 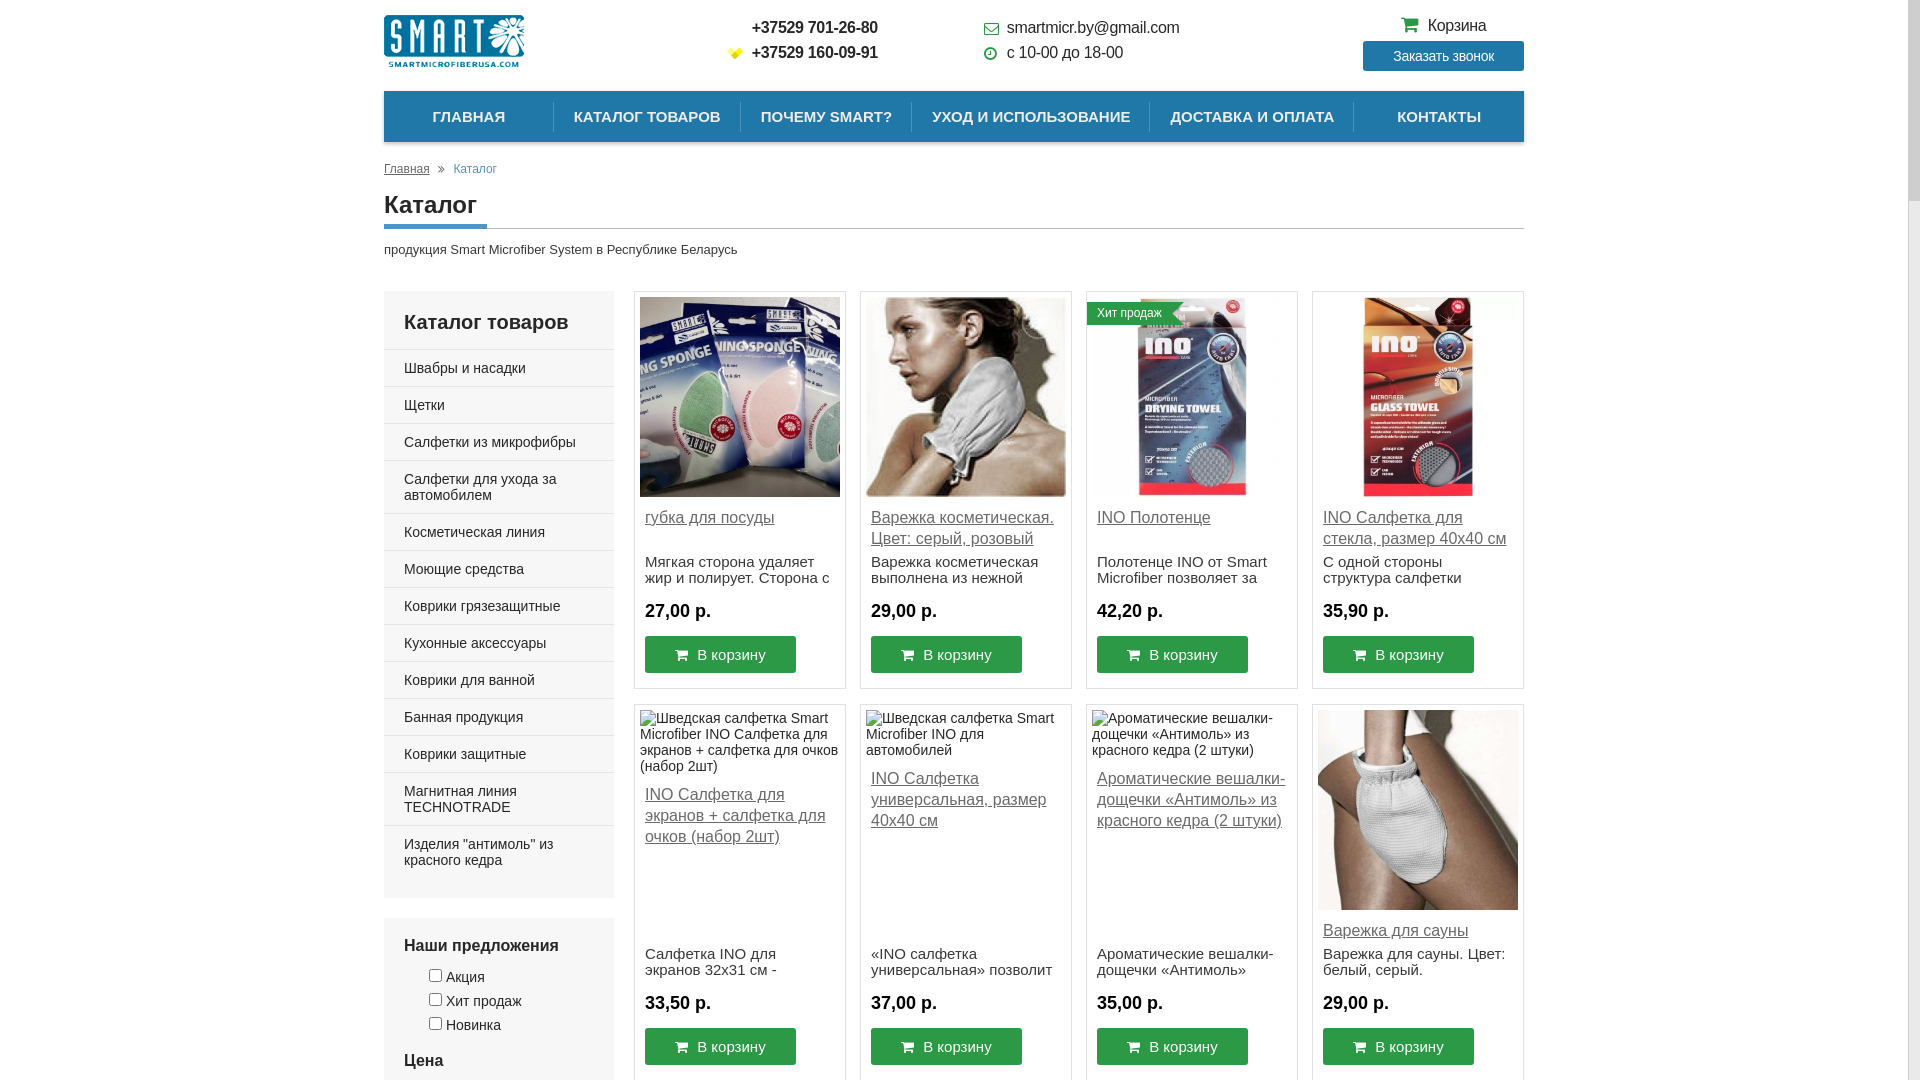 I want to click on '+37529 701-26-80', so click(x=802, y=27).